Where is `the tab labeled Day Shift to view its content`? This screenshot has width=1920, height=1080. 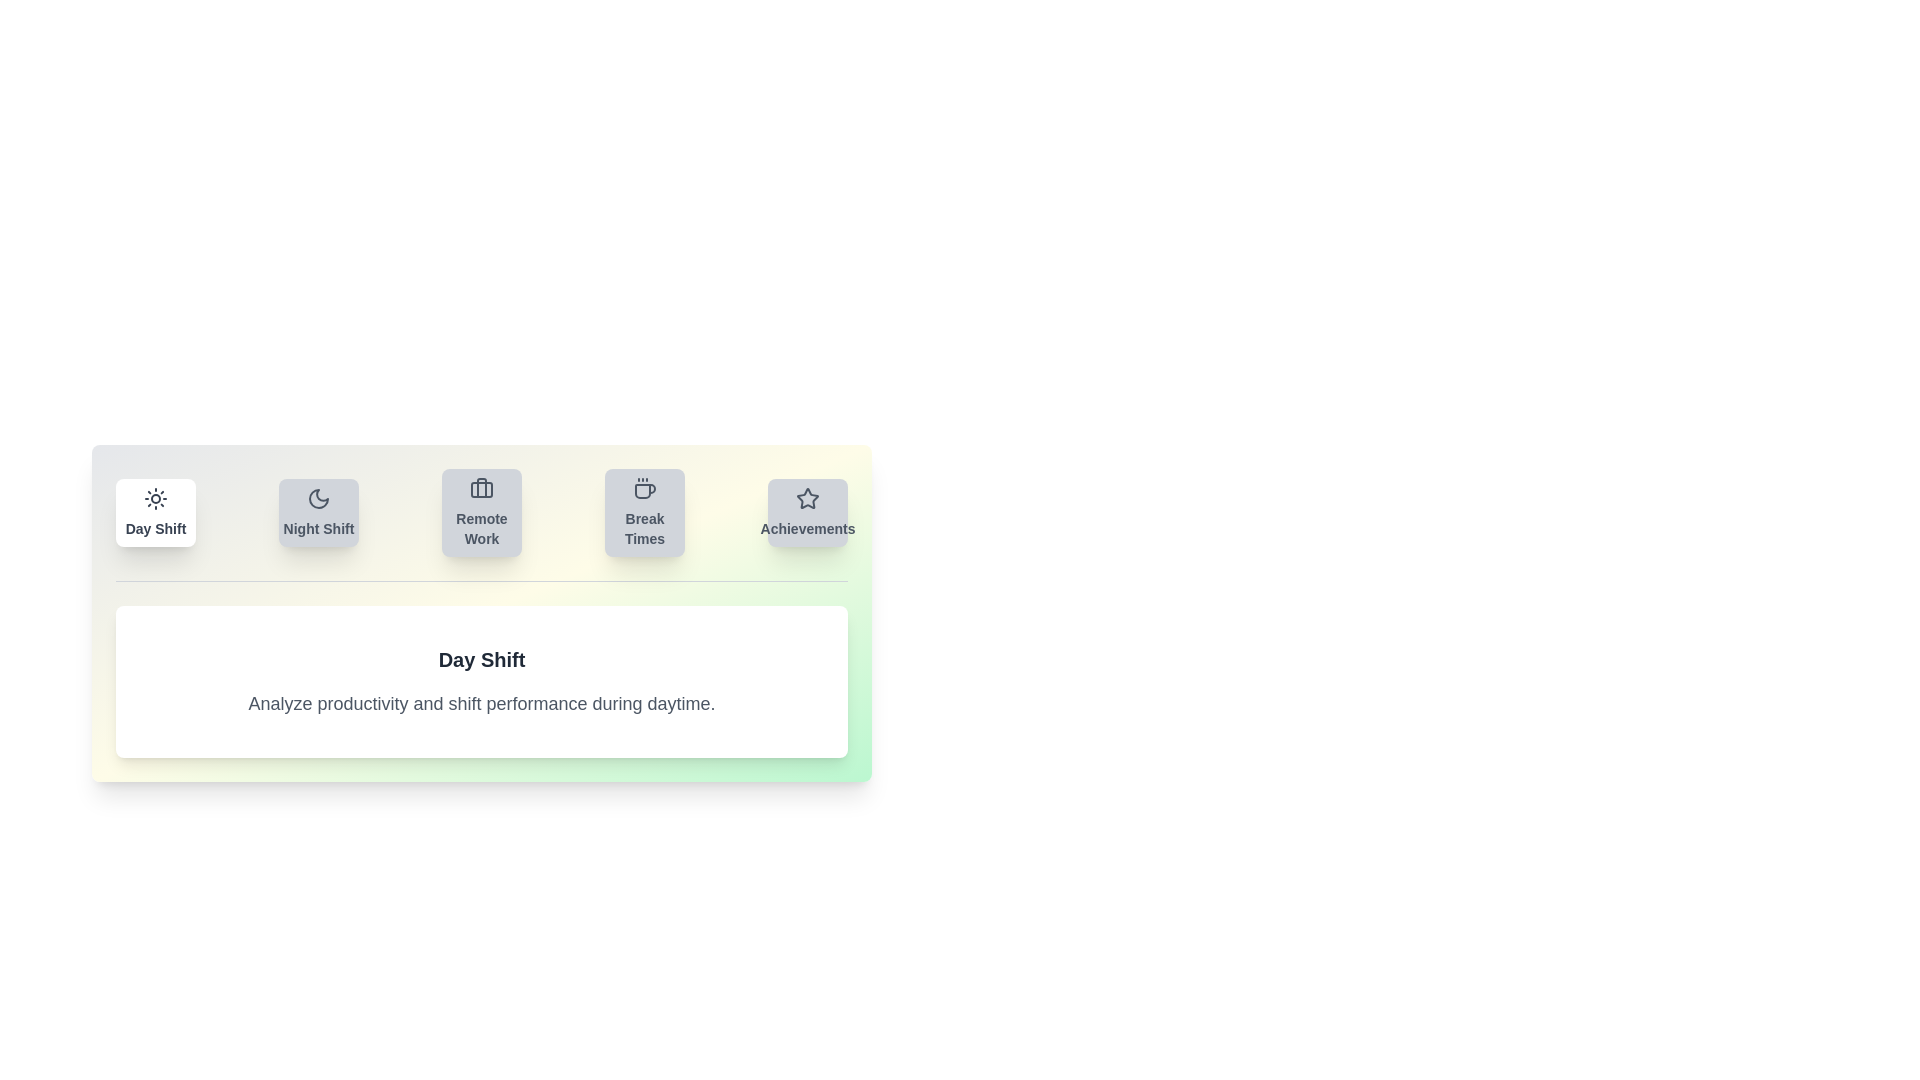 the tab labeled Day Shift to view its content is located at coordinates (155, 512).